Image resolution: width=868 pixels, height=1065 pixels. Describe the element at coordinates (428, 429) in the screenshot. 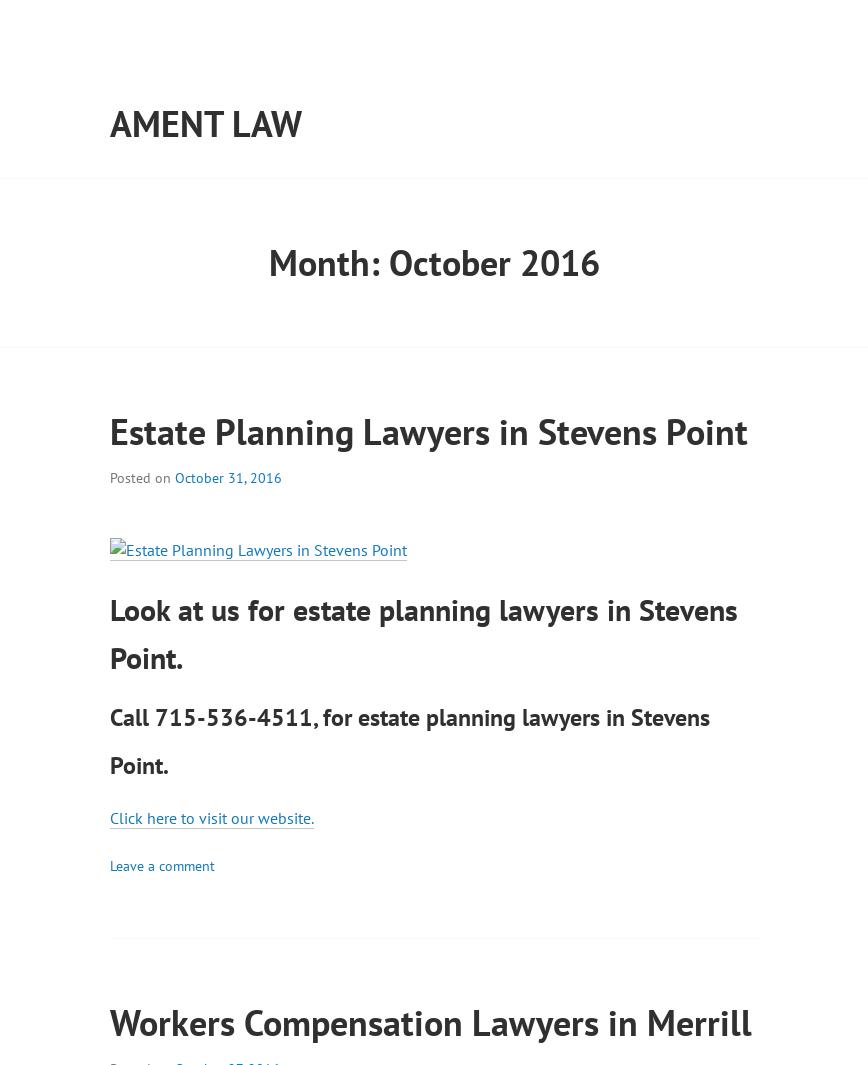

I see `'Estate Planning Lawyers in Stevens Point'` at that location.